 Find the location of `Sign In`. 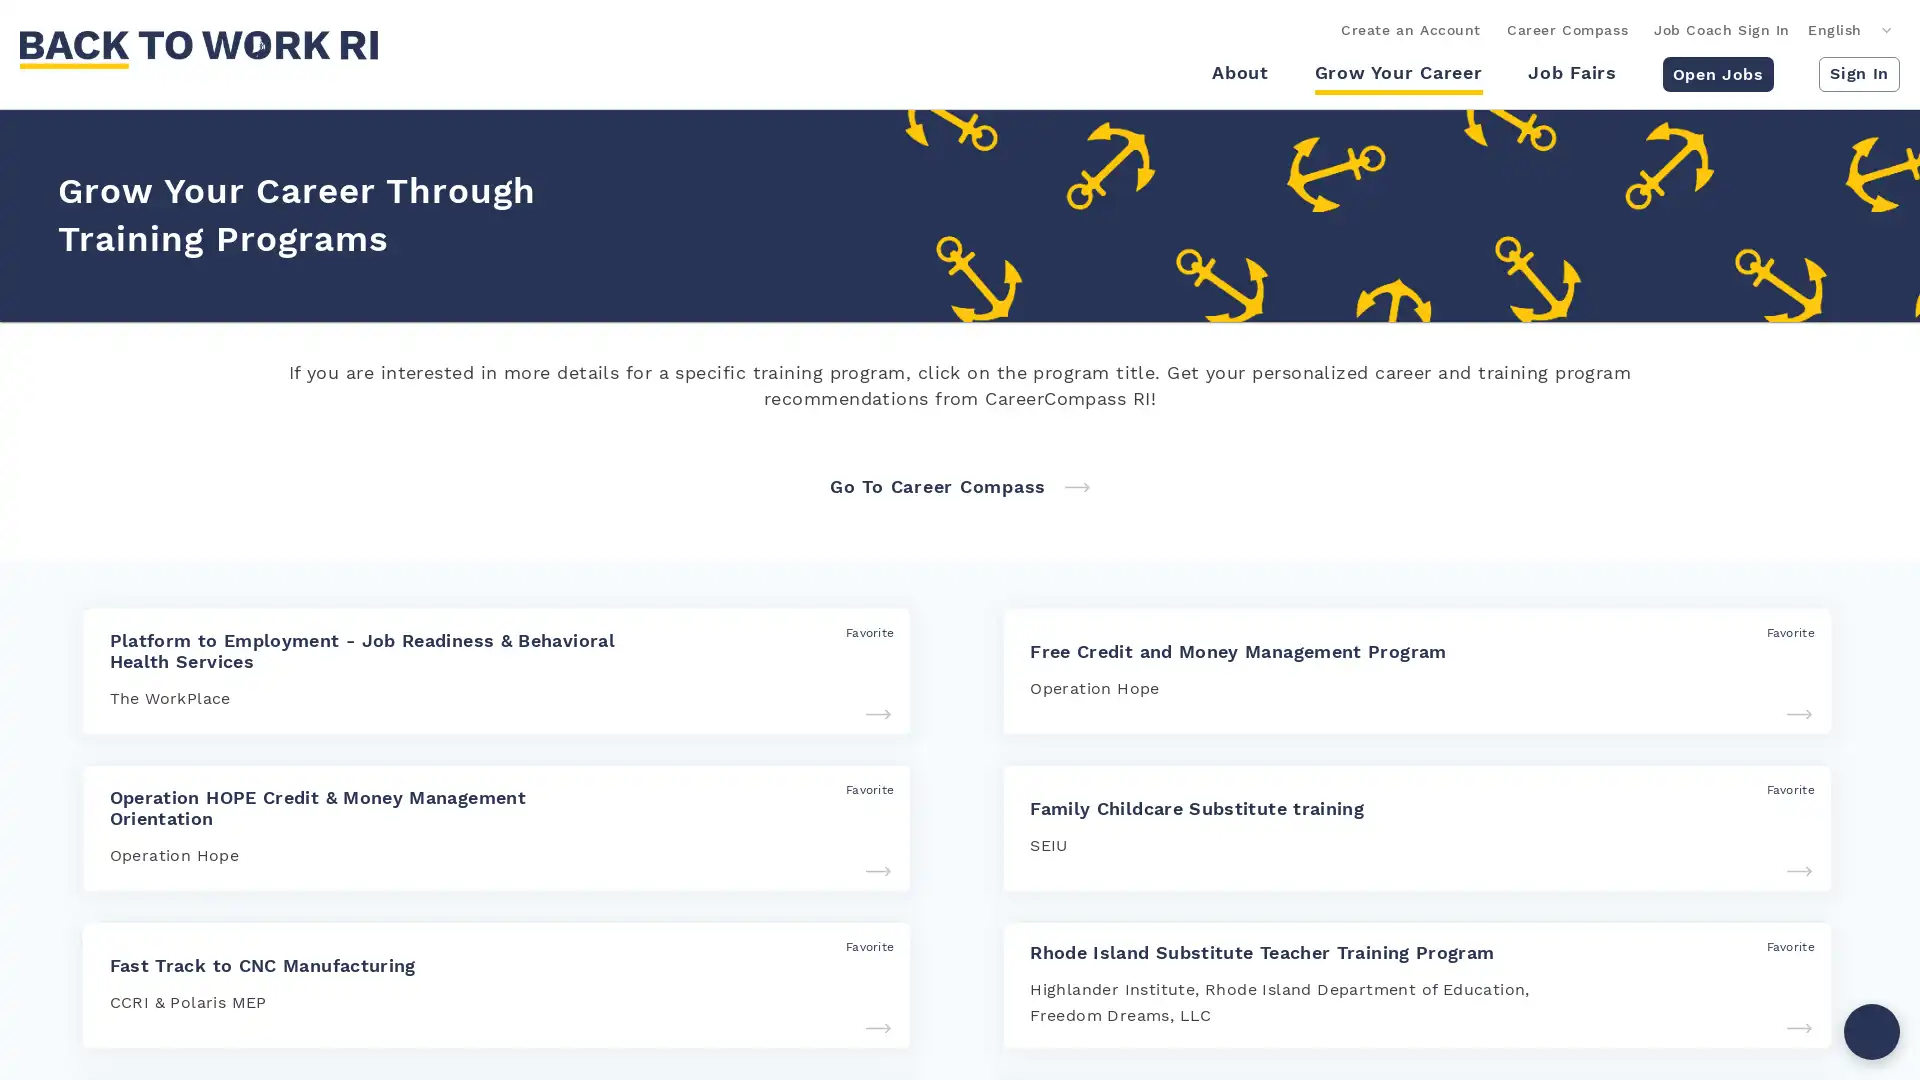

Sign In is located at coordinates (1858, 72).